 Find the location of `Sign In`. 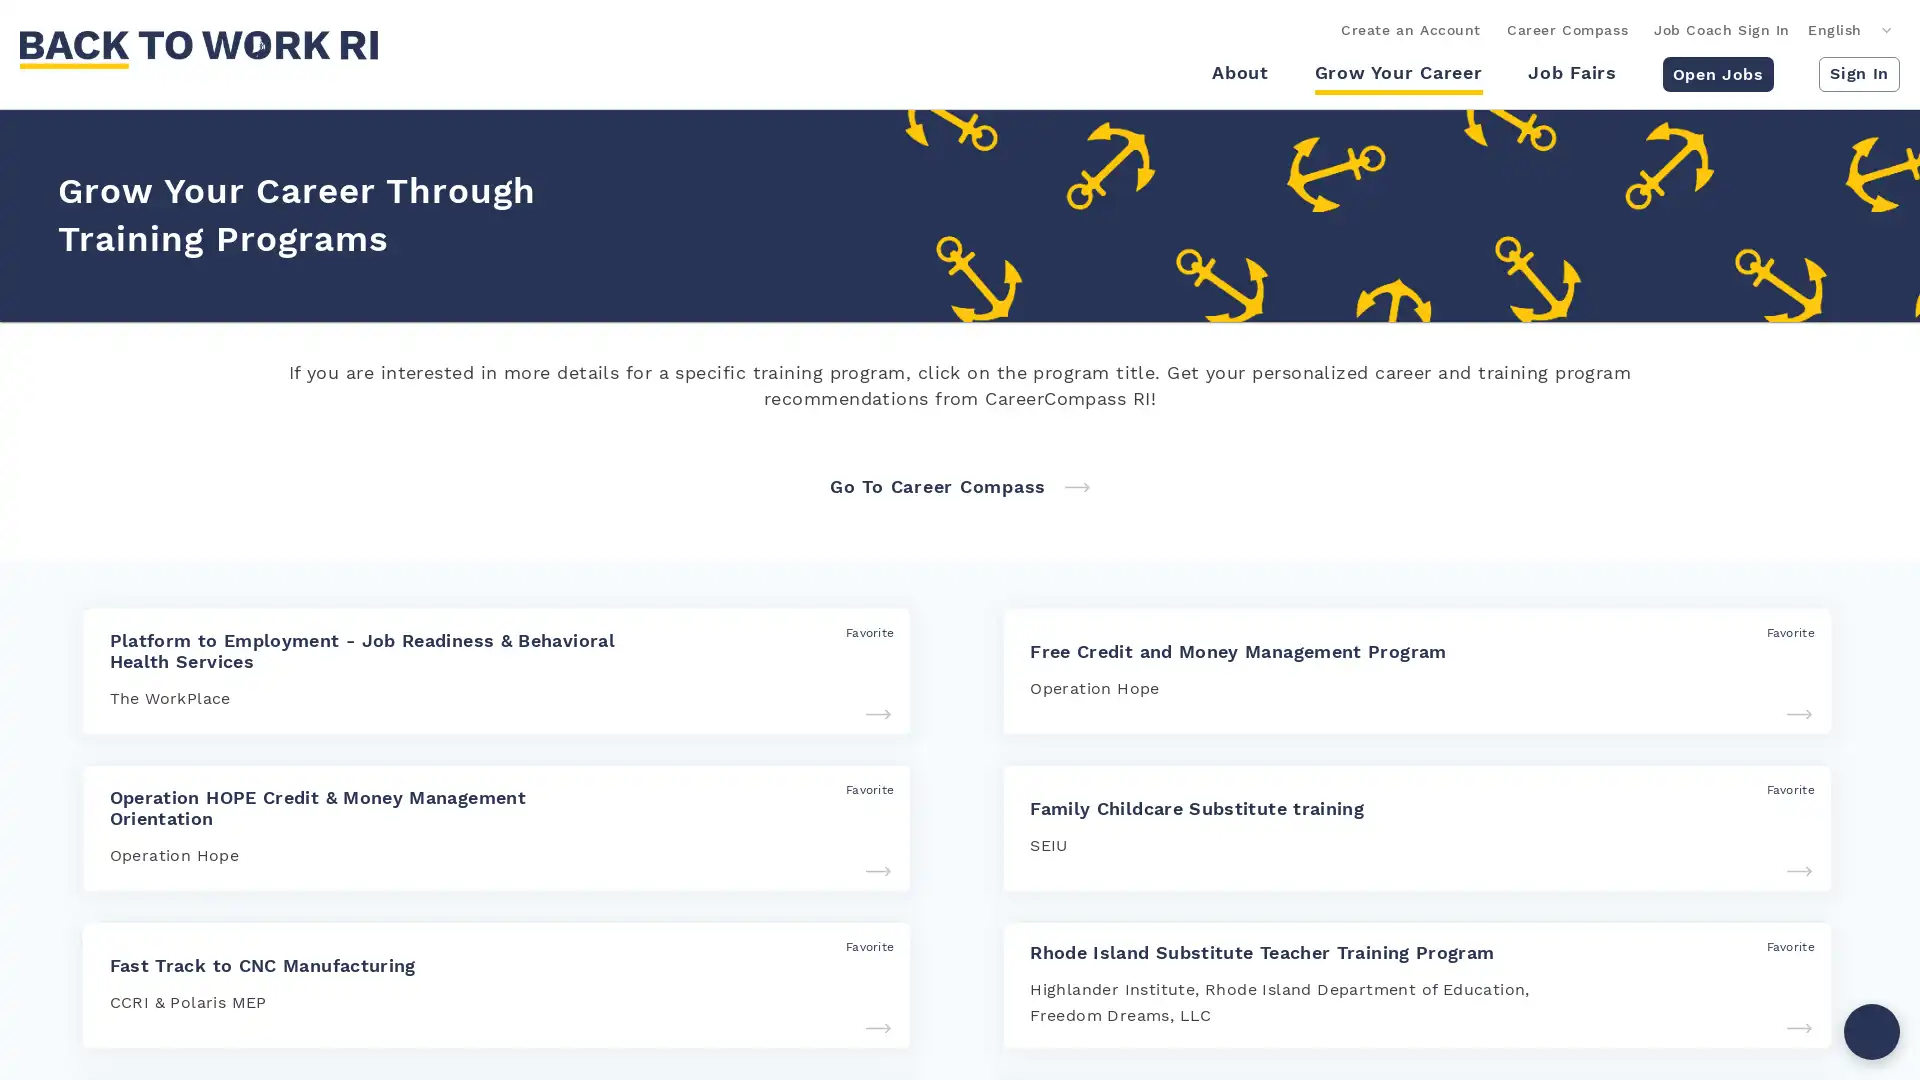

Sign In is located at coordinates (1858, 72).